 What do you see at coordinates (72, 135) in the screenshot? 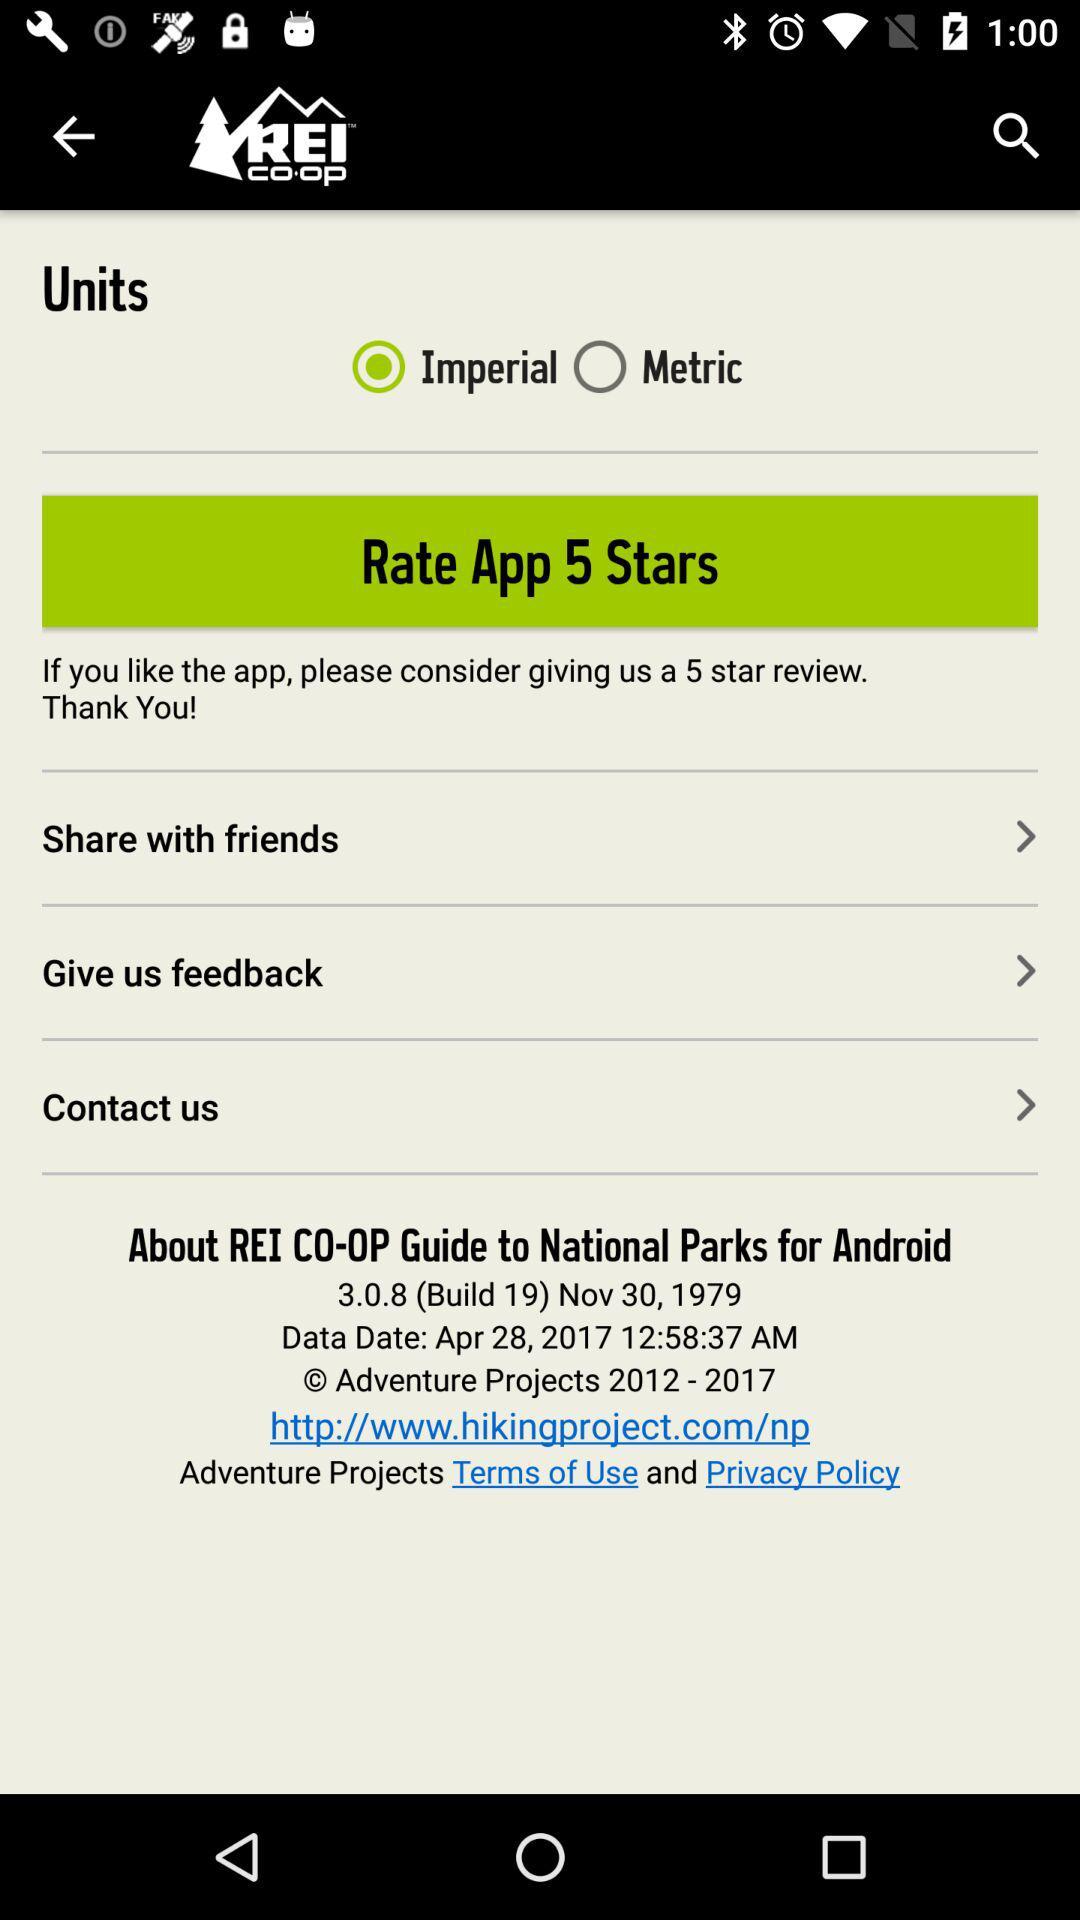
I see `the icon above units` at bounding box center [72, 135].